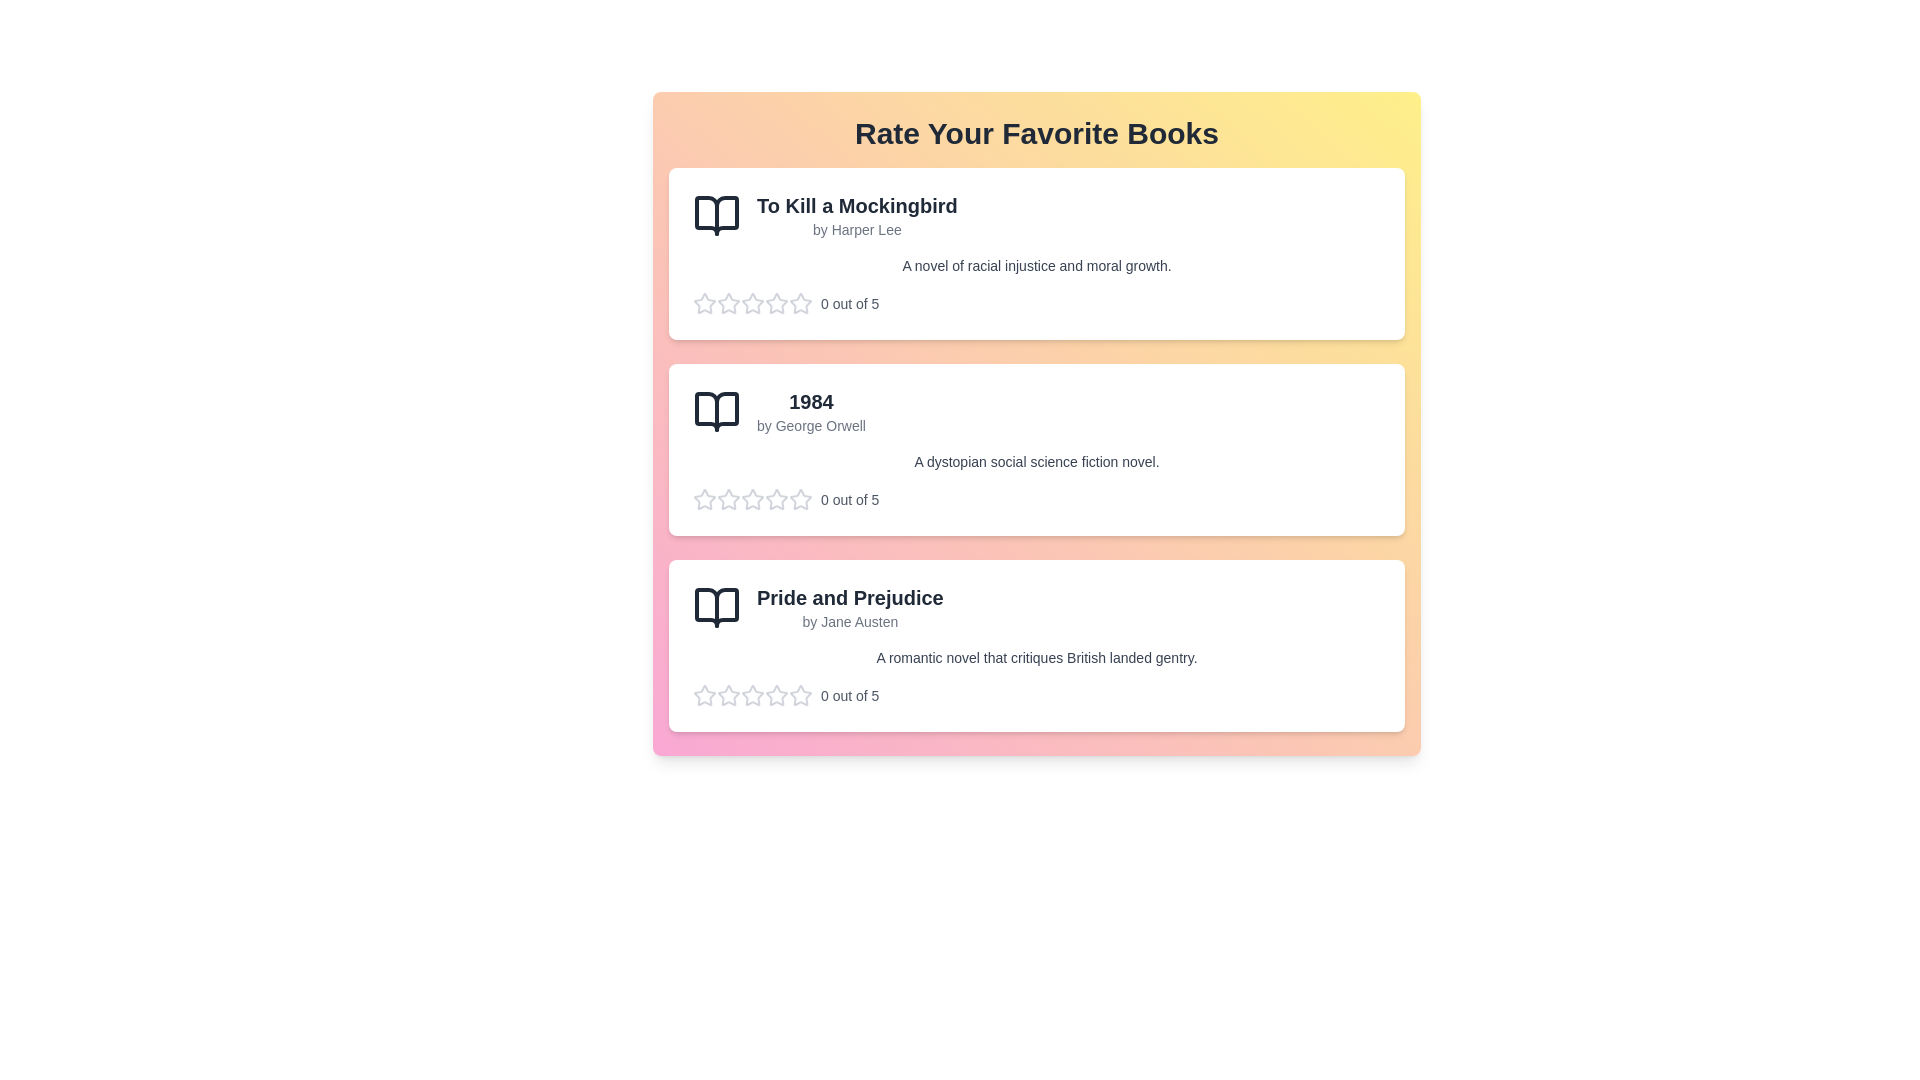 The width and height of the screenshot is (1920, 1080). Describe the element at coordinates (776, 694) in the screenshot. I see `the first rating star of the 'Pride and Prejudice' book to rate it` at that location.